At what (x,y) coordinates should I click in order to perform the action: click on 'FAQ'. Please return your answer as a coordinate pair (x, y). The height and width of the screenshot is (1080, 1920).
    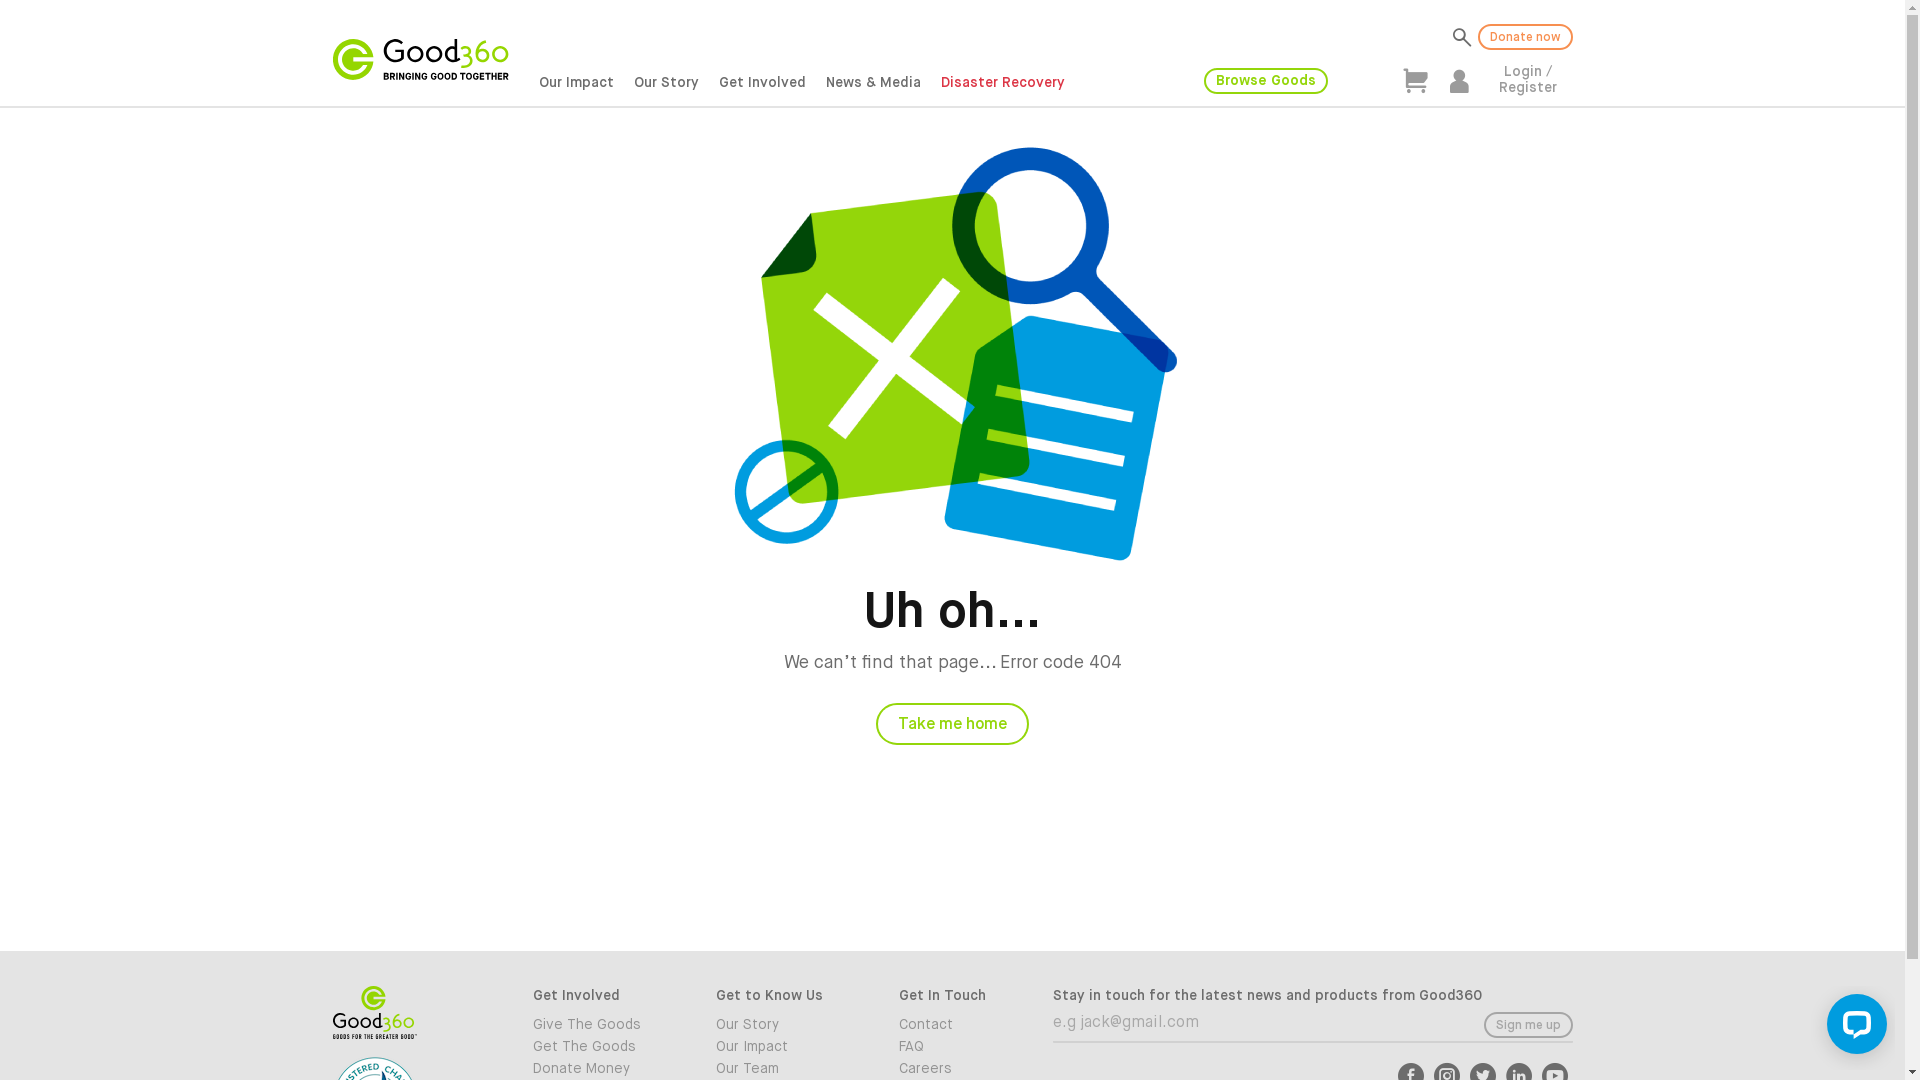
    Looking at the image, I should click on (975, 1045).